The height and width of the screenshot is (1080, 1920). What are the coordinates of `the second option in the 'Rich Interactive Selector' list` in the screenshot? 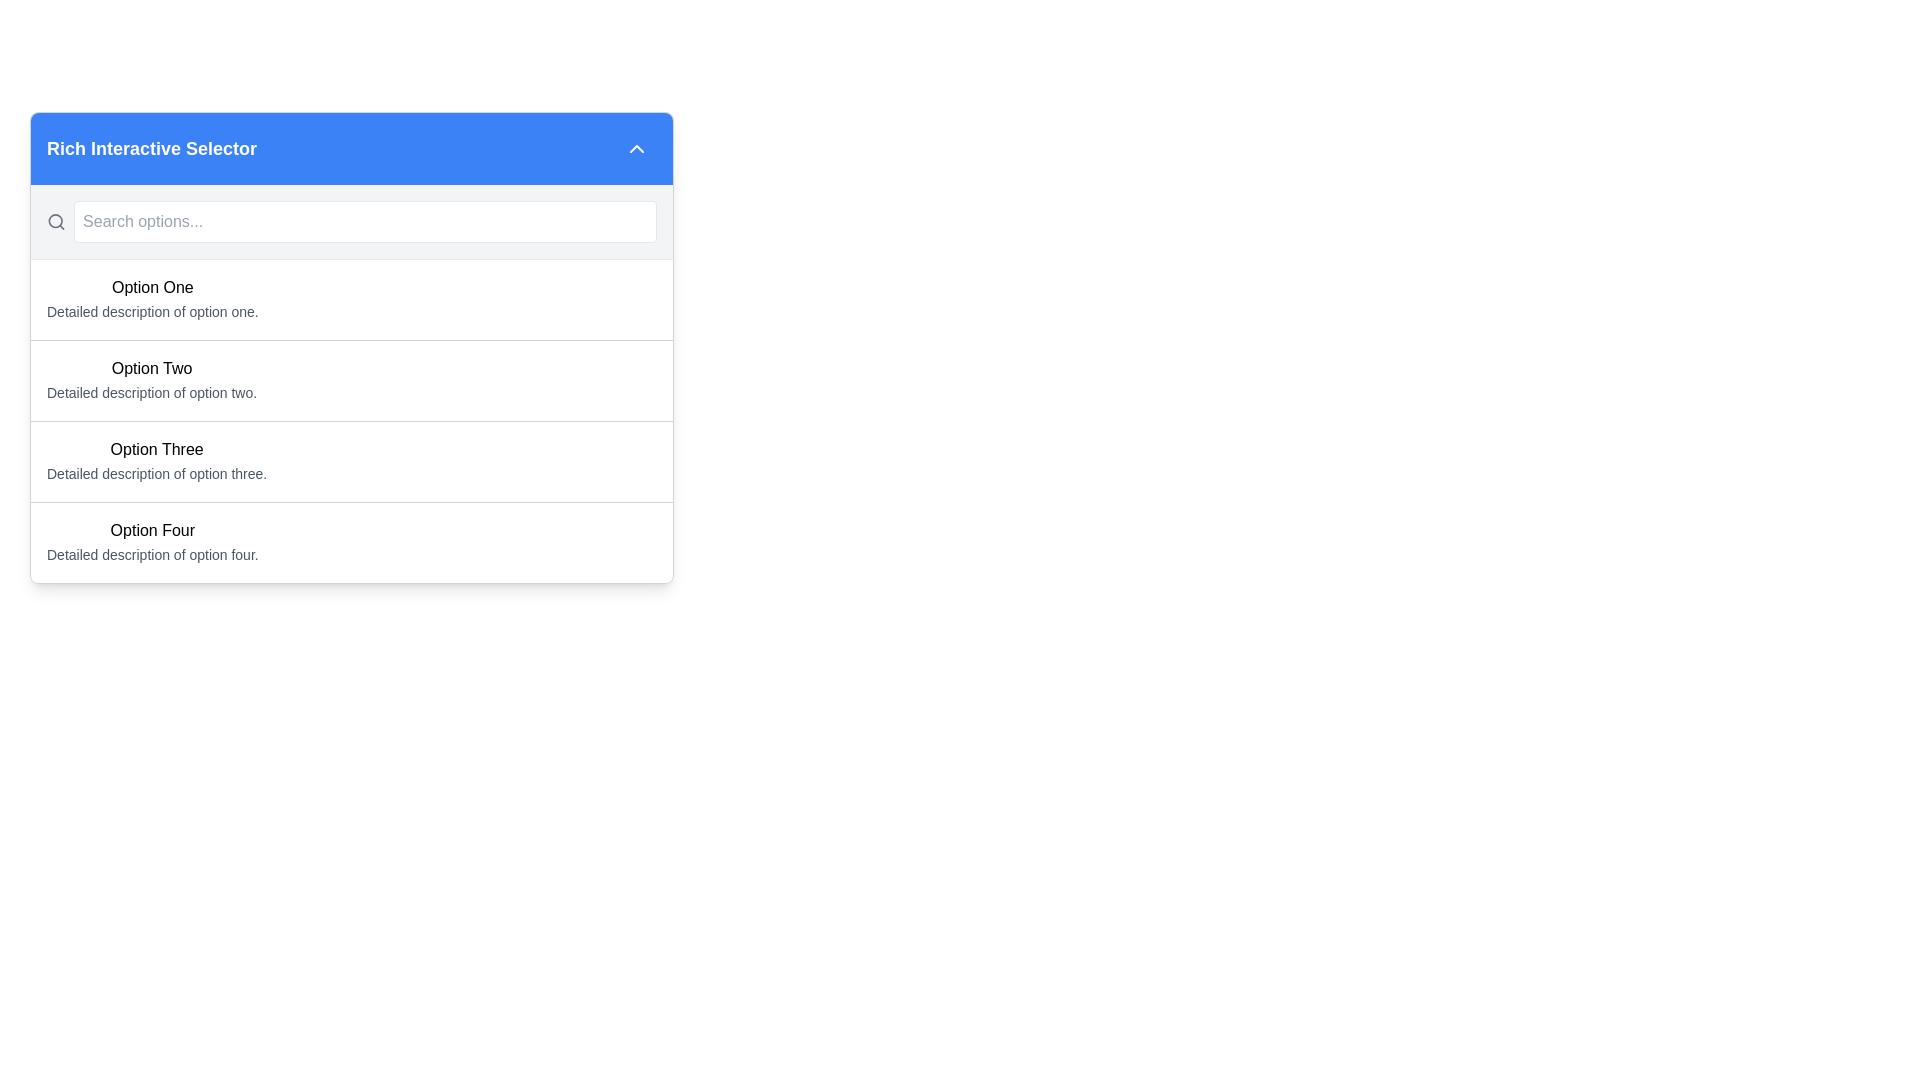 It's located at (351, 346).